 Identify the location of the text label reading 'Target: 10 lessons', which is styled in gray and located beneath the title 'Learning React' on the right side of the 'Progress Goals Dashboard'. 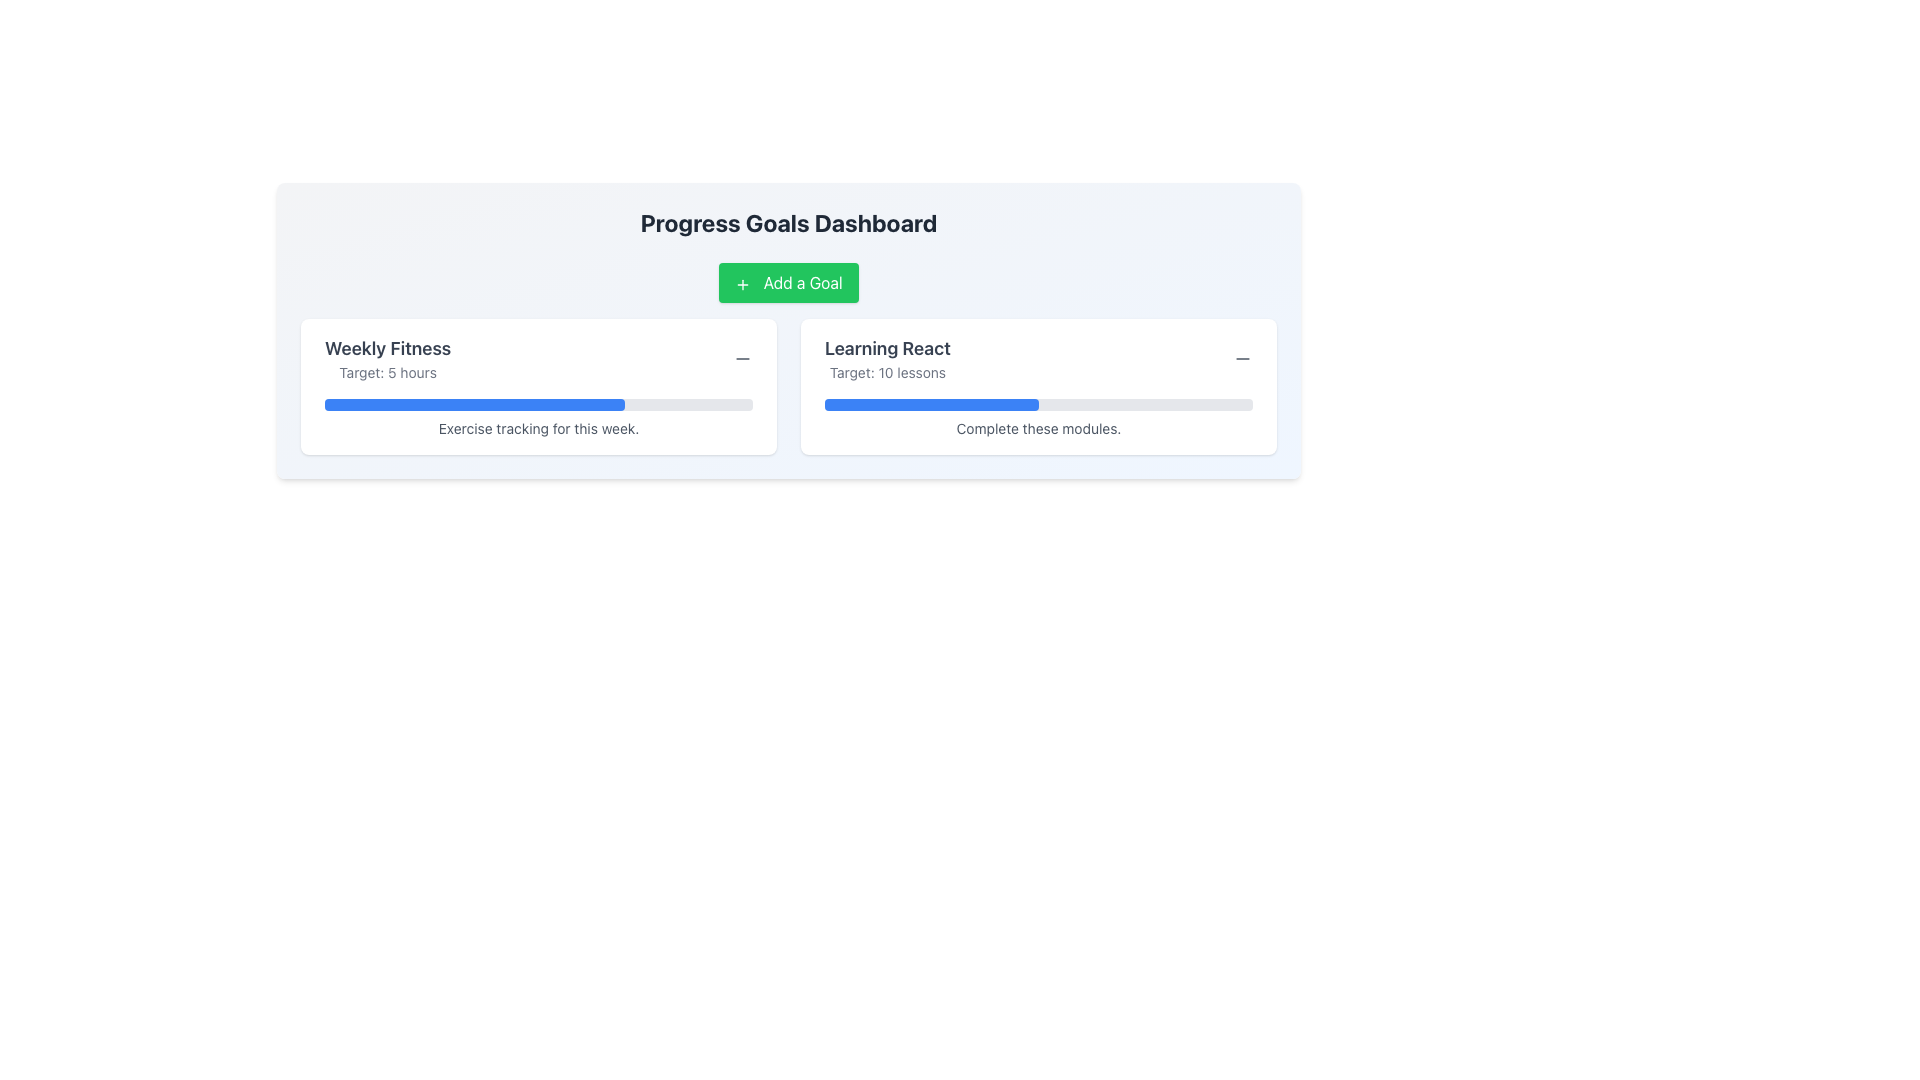
(887, 373).